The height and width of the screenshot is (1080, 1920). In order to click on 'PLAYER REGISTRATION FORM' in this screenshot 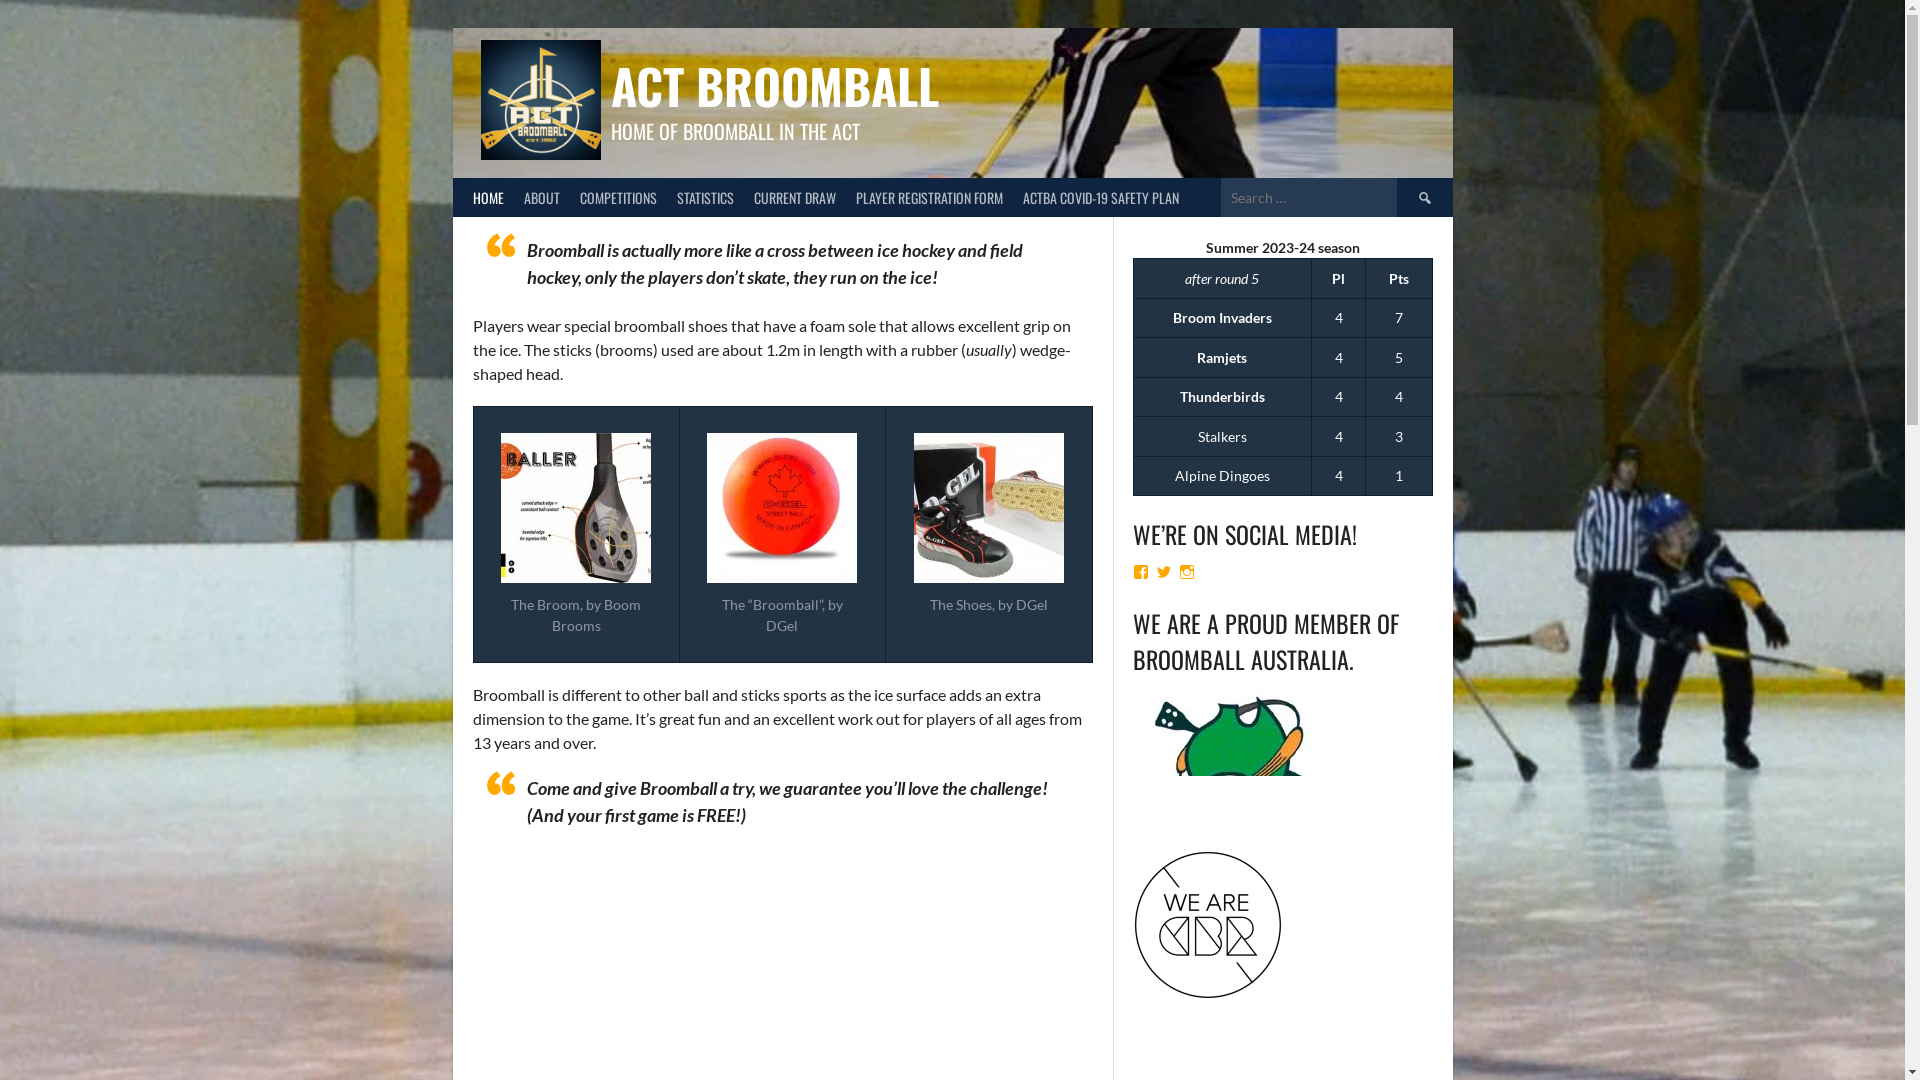, I will do `click(928, 197)`.